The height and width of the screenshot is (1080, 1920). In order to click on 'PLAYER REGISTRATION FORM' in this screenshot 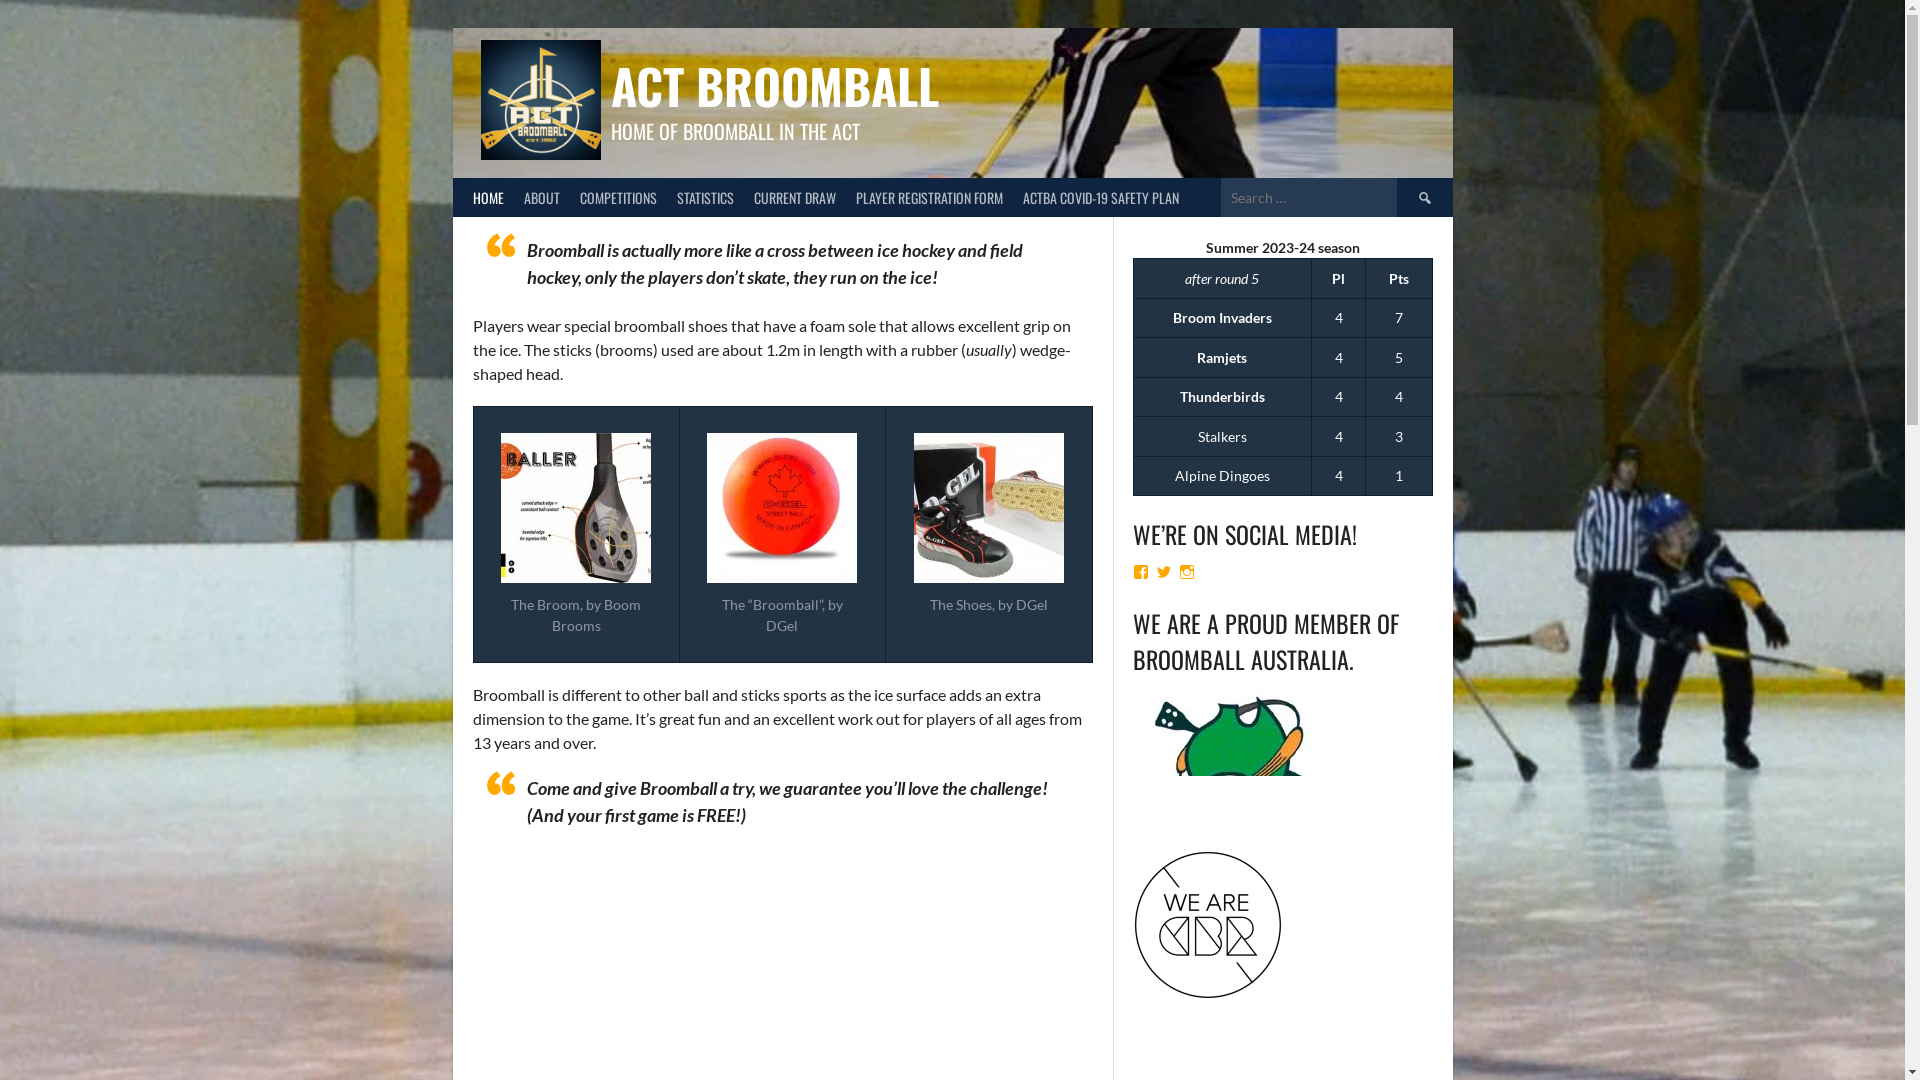, I will do `click(928, 197)`.